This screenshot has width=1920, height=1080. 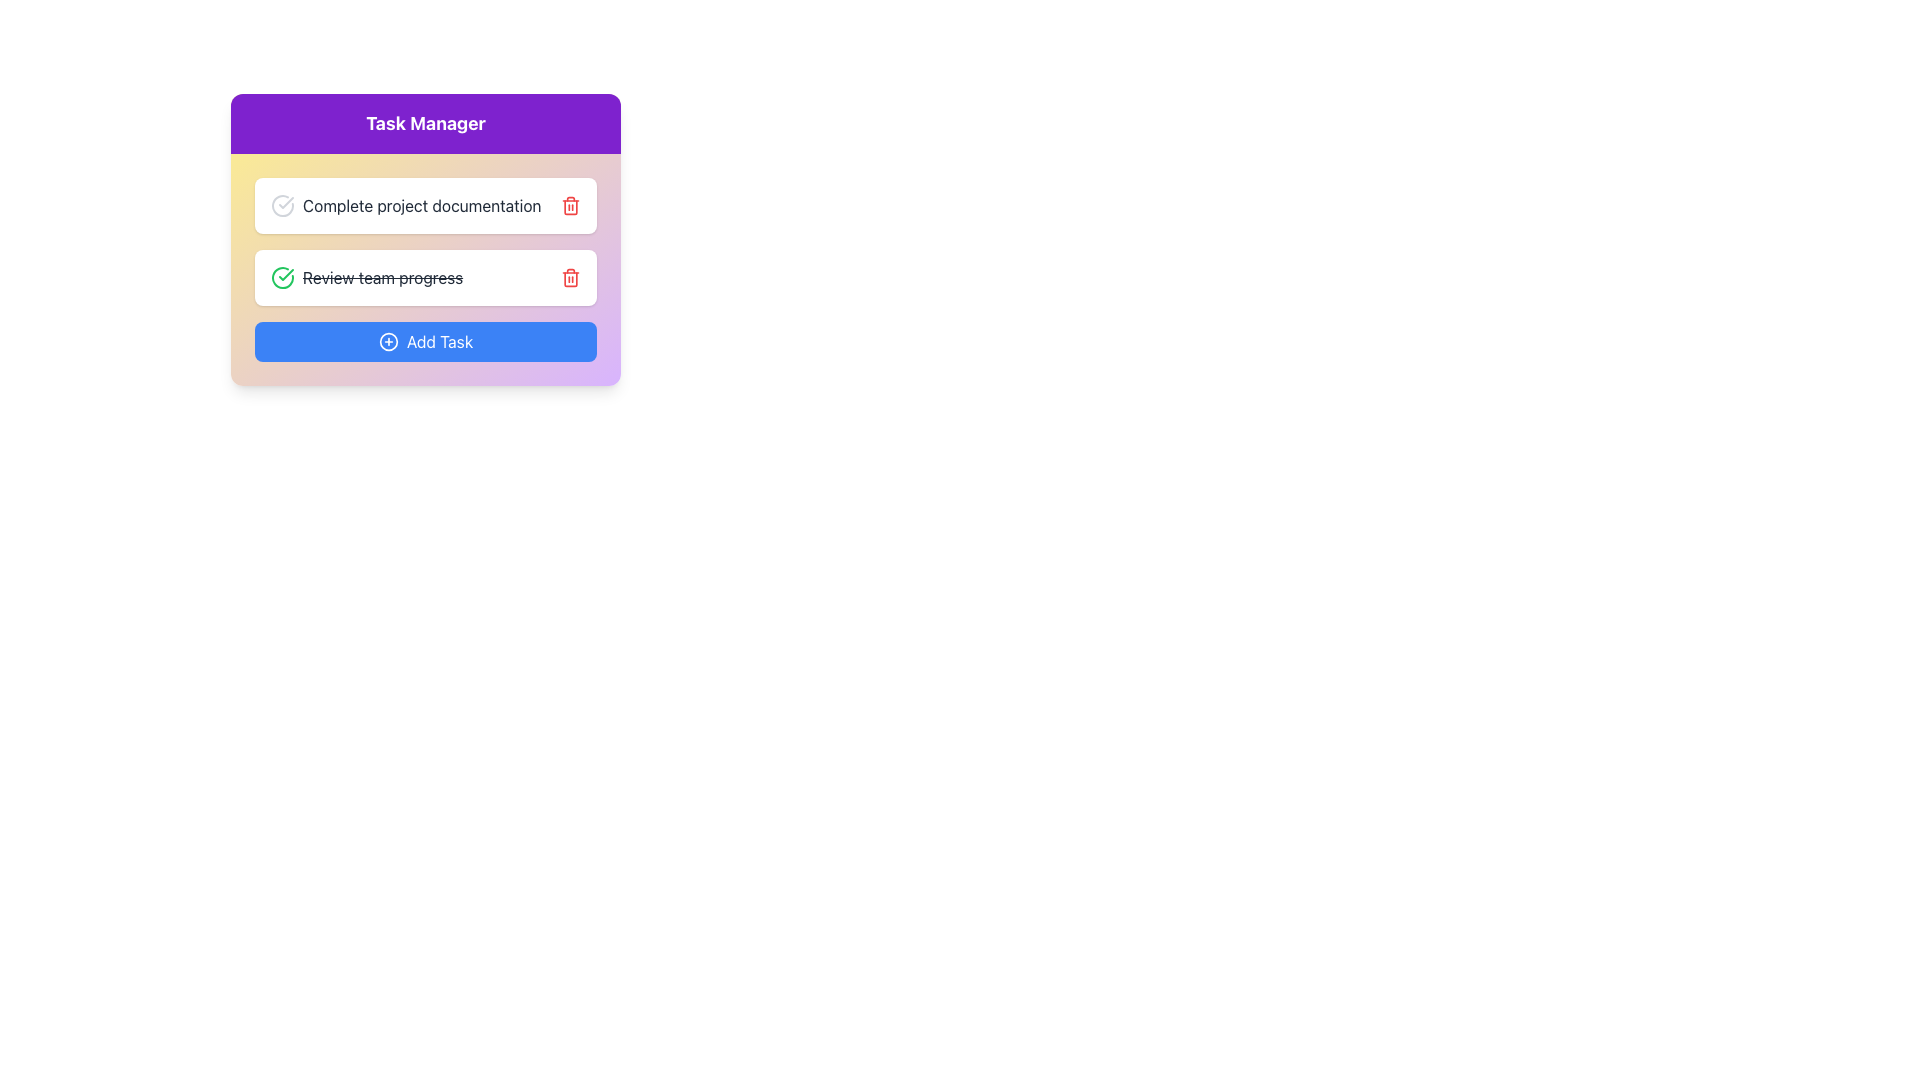 What do you see at coordinates (425, 123) in the screenshot?
I see `the Header or Title Element located at the top of the task management panel, which provides context about the panel's purpose` at bounding box center [425, 123].